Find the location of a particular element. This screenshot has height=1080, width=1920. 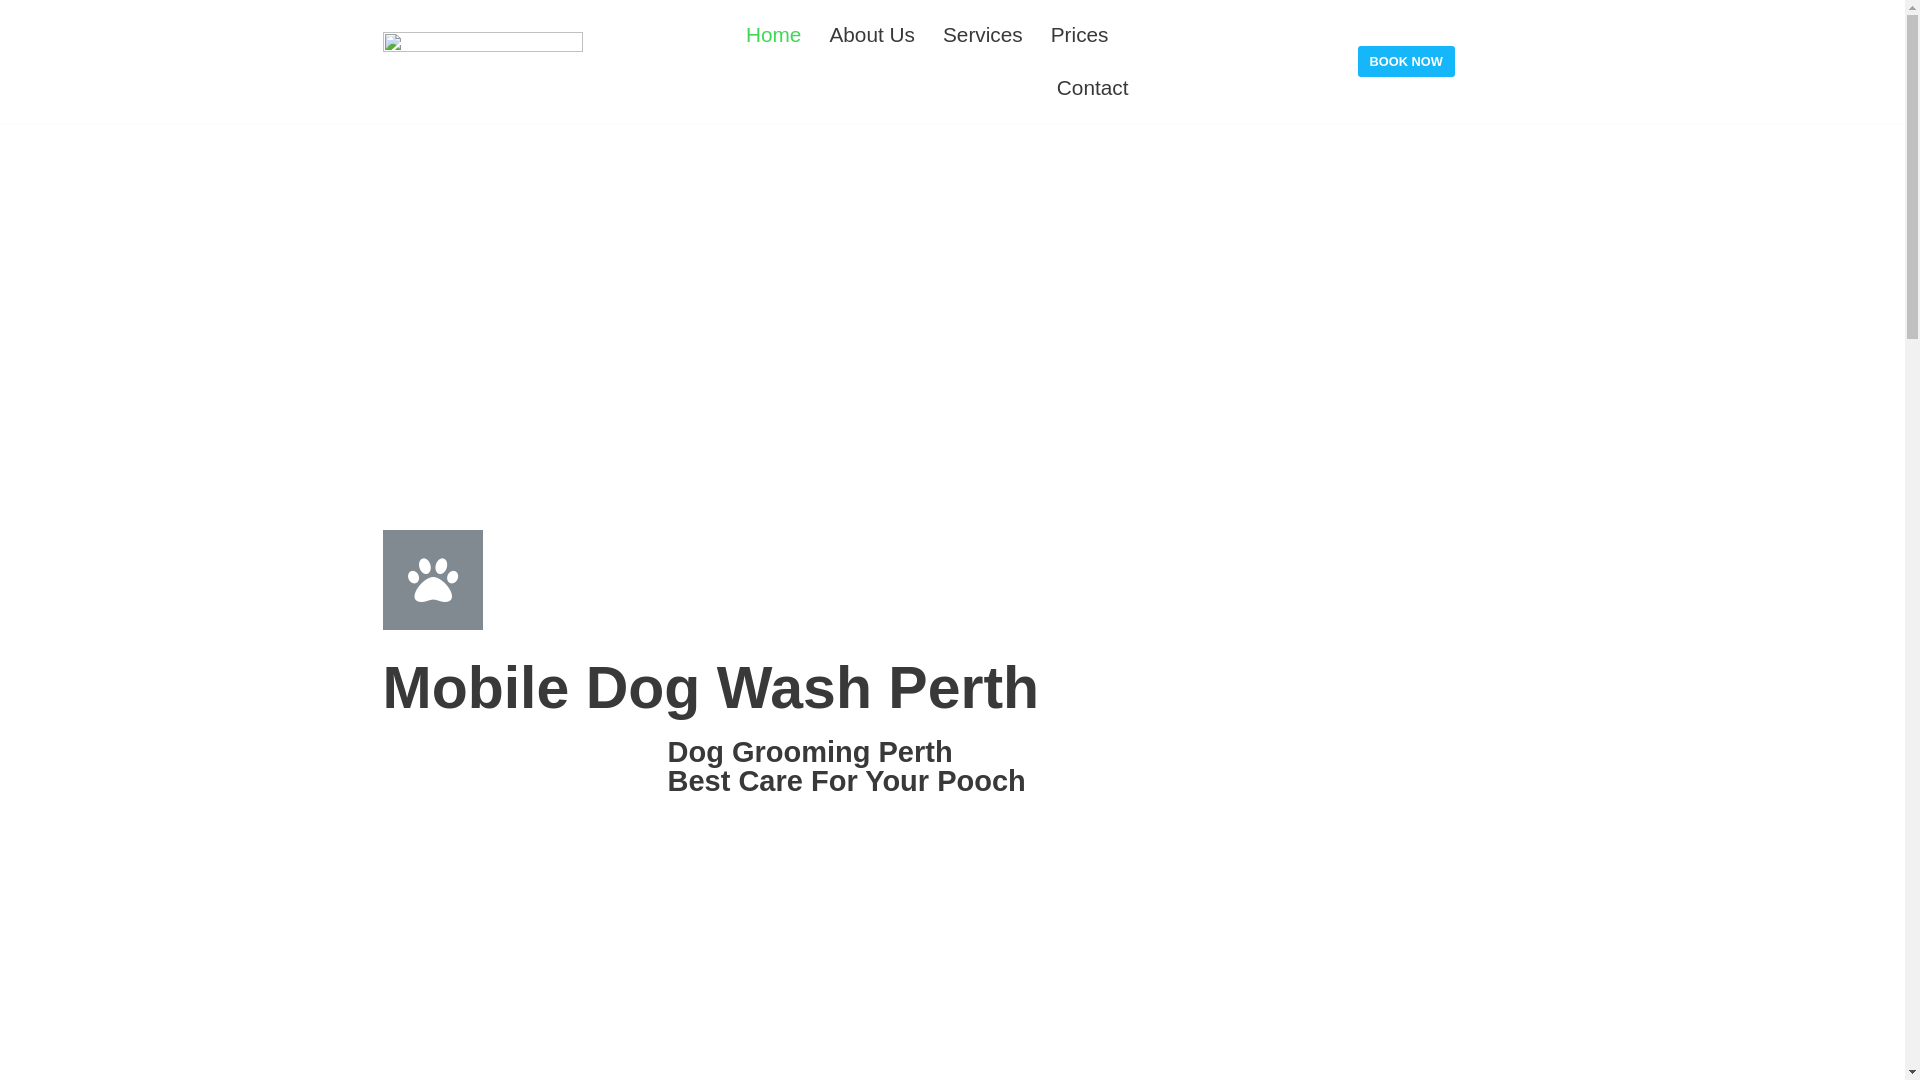

'Prices' is located at coordinates (1079, 34).